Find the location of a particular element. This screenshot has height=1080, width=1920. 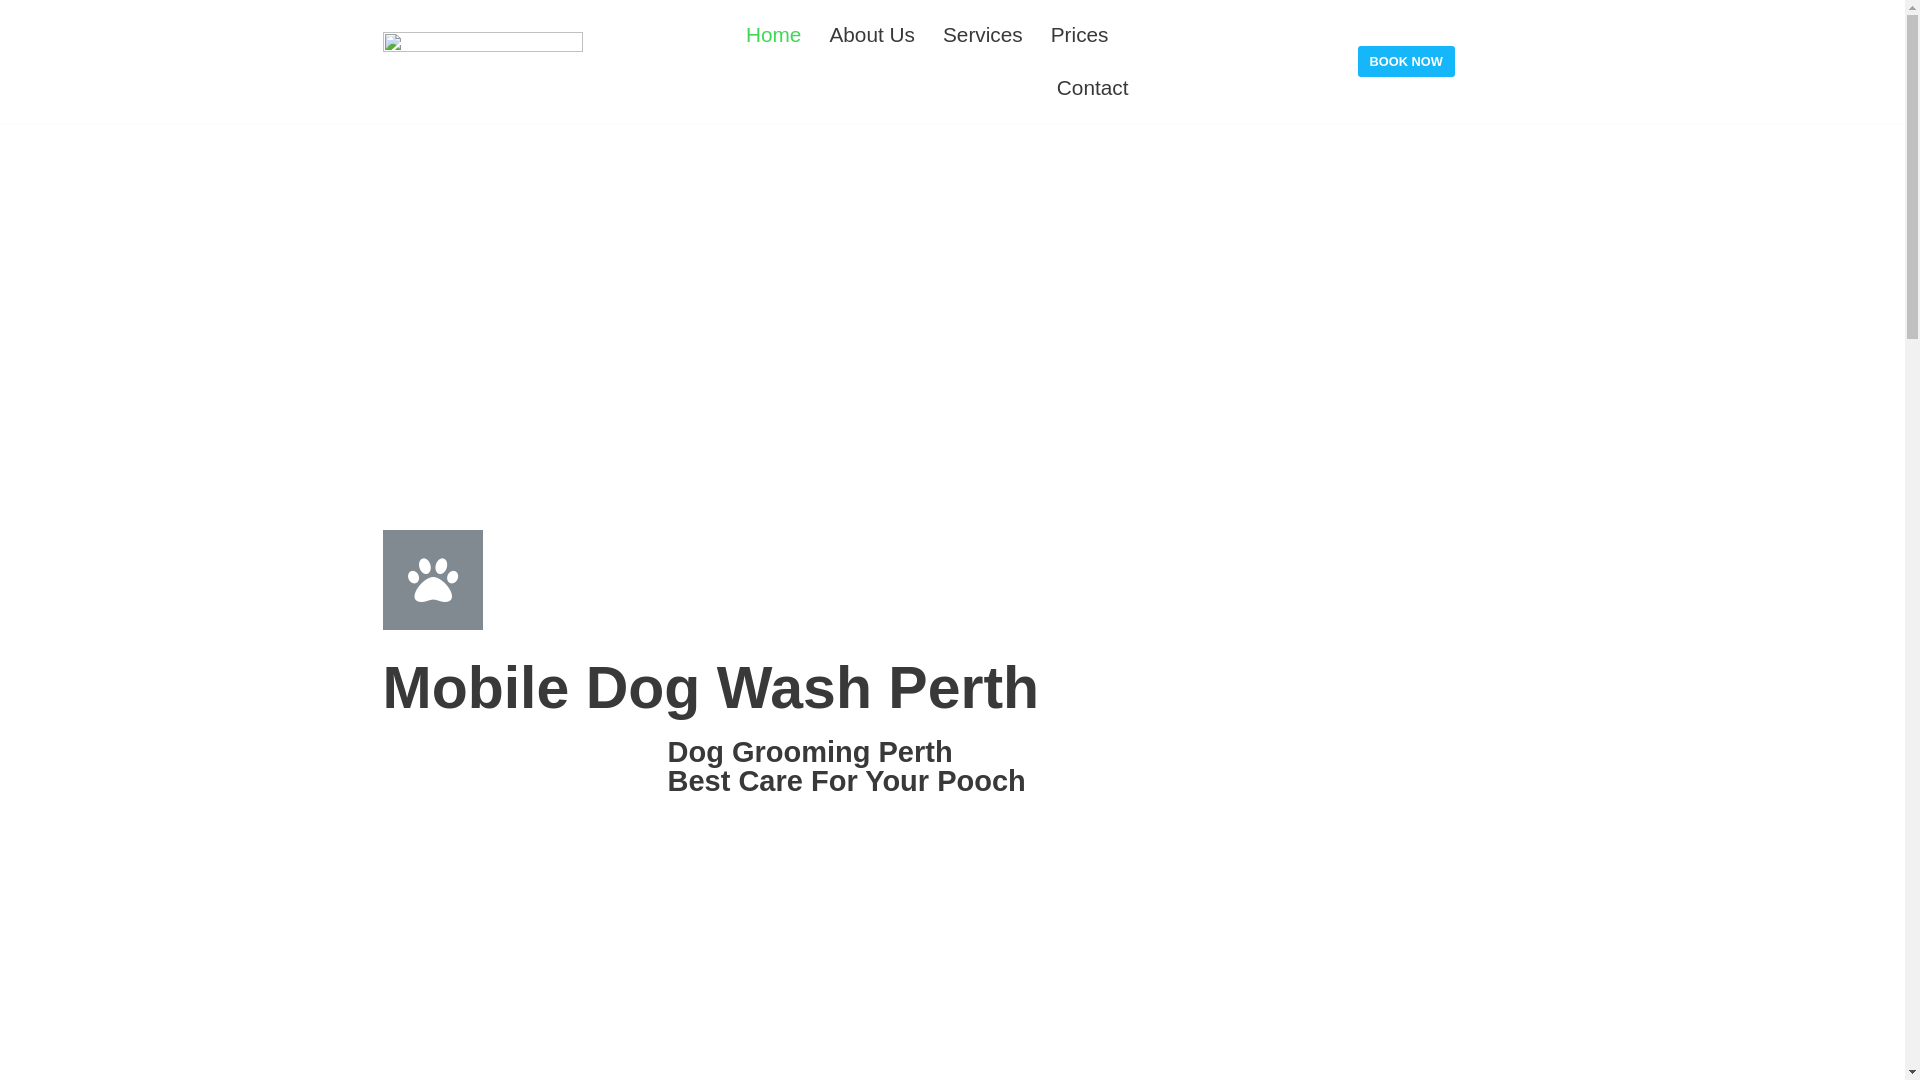

'Prices' is located at coordinates (1079, 34).